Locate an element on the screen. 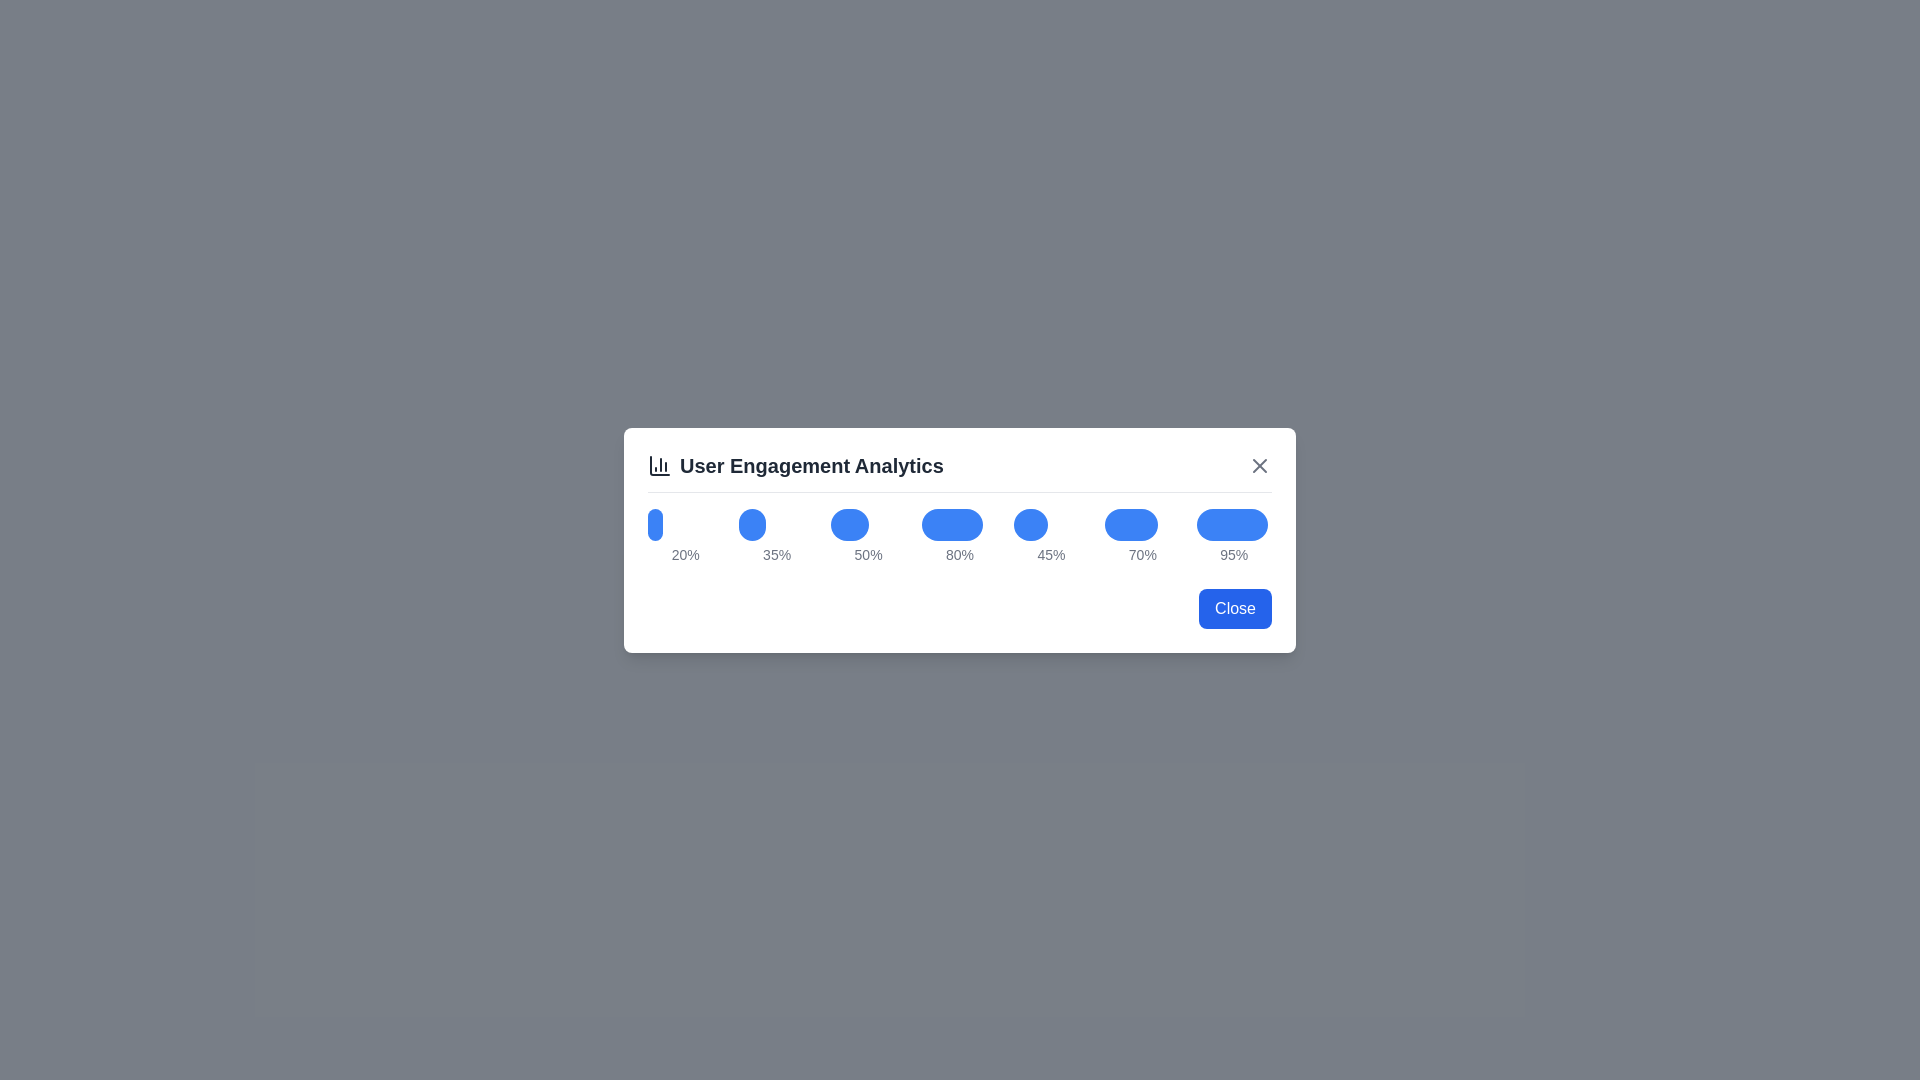 This screenshot has width=1920, height=1080. the bar graph corresponding to the percentage 95 is located at coordinates (1231, 523).